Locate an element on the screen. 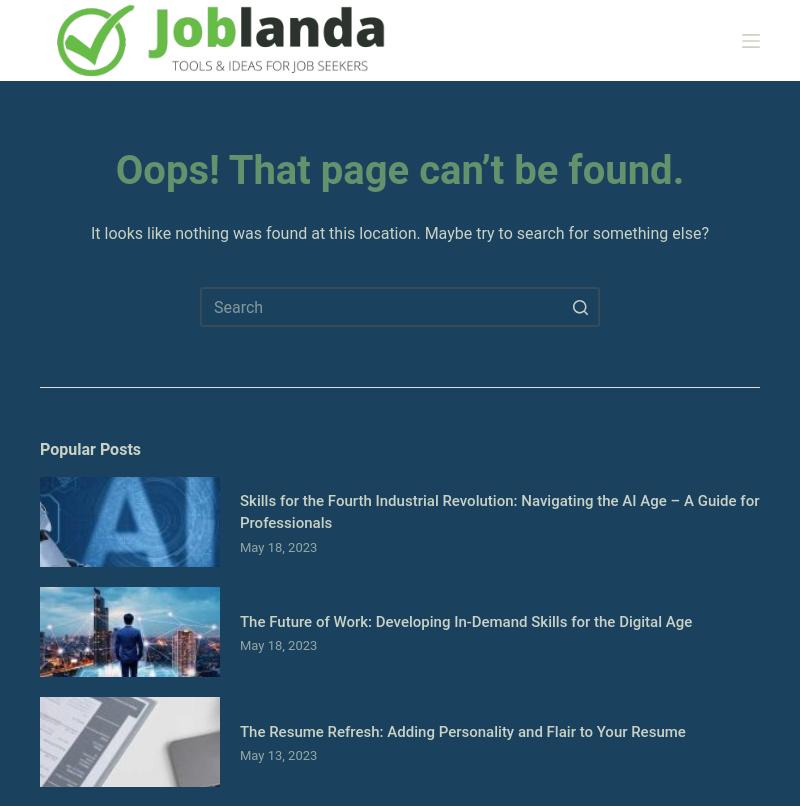 This screenshot has width=800, height=806. 'Our Partners' is located at coordinates (84, 330).